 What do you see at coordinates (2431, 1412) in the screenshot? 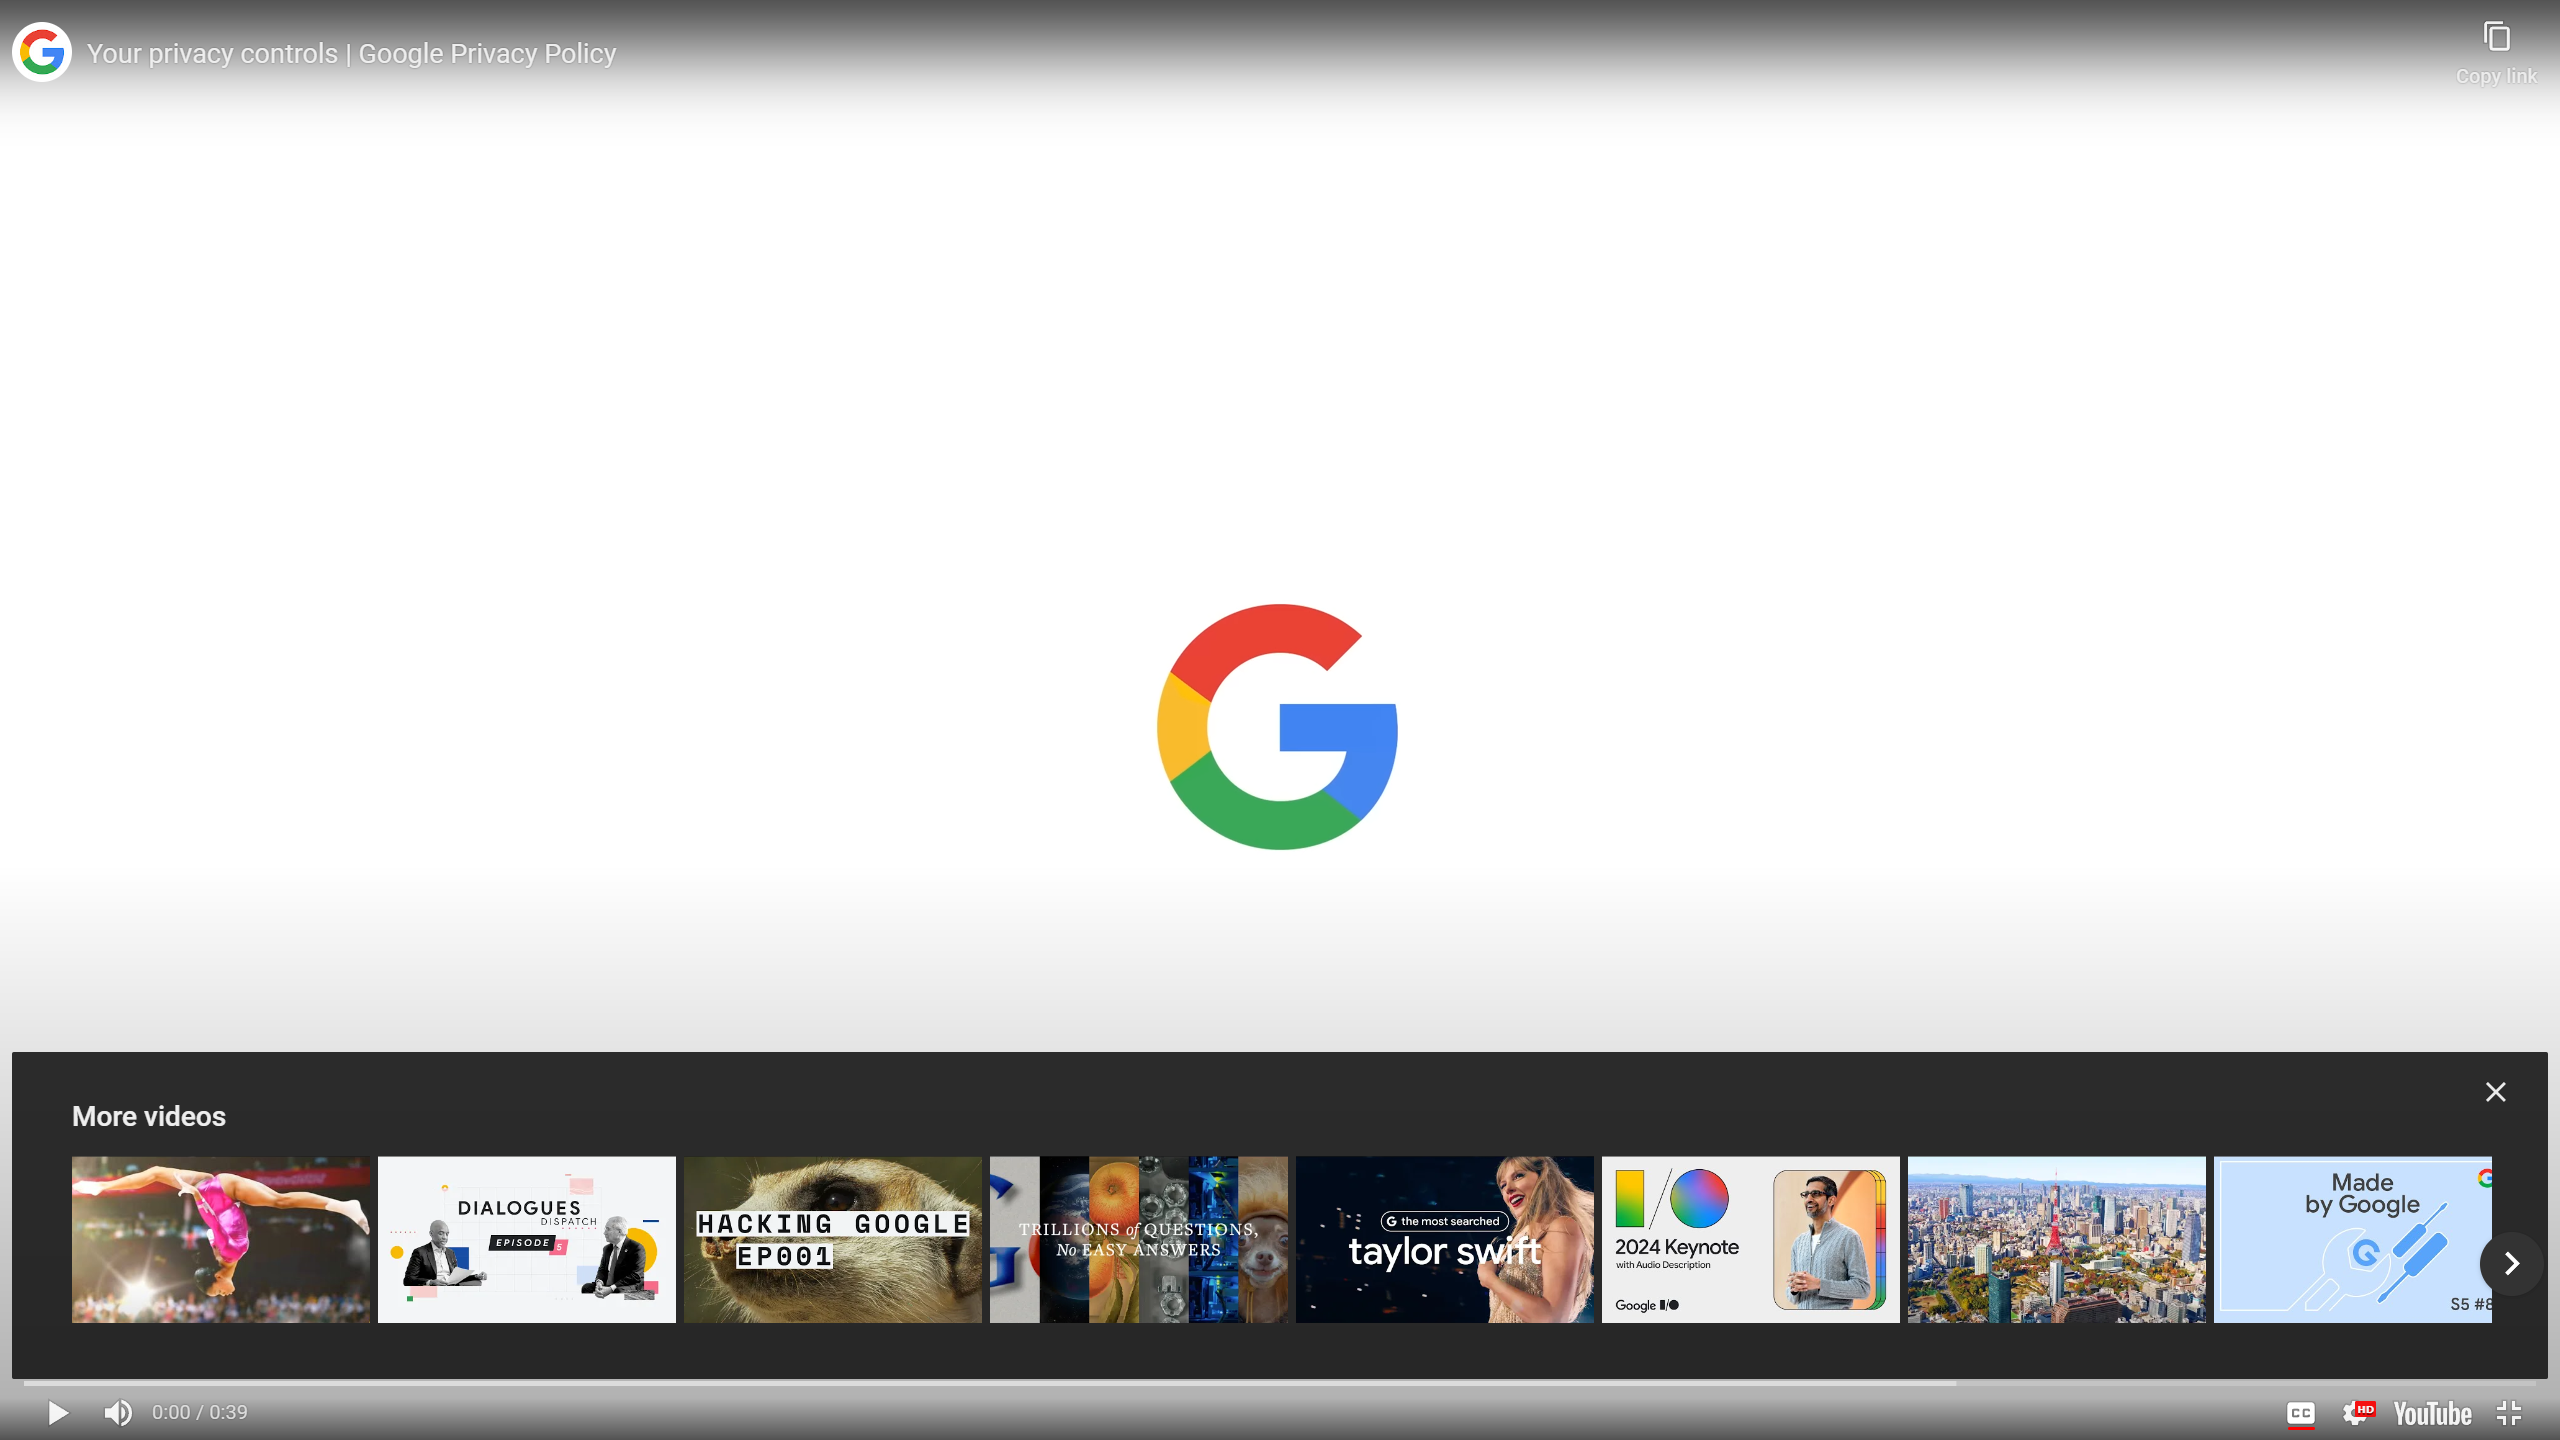
I see `'Watch on YouTube'` at bounding box center [2431, 1412].